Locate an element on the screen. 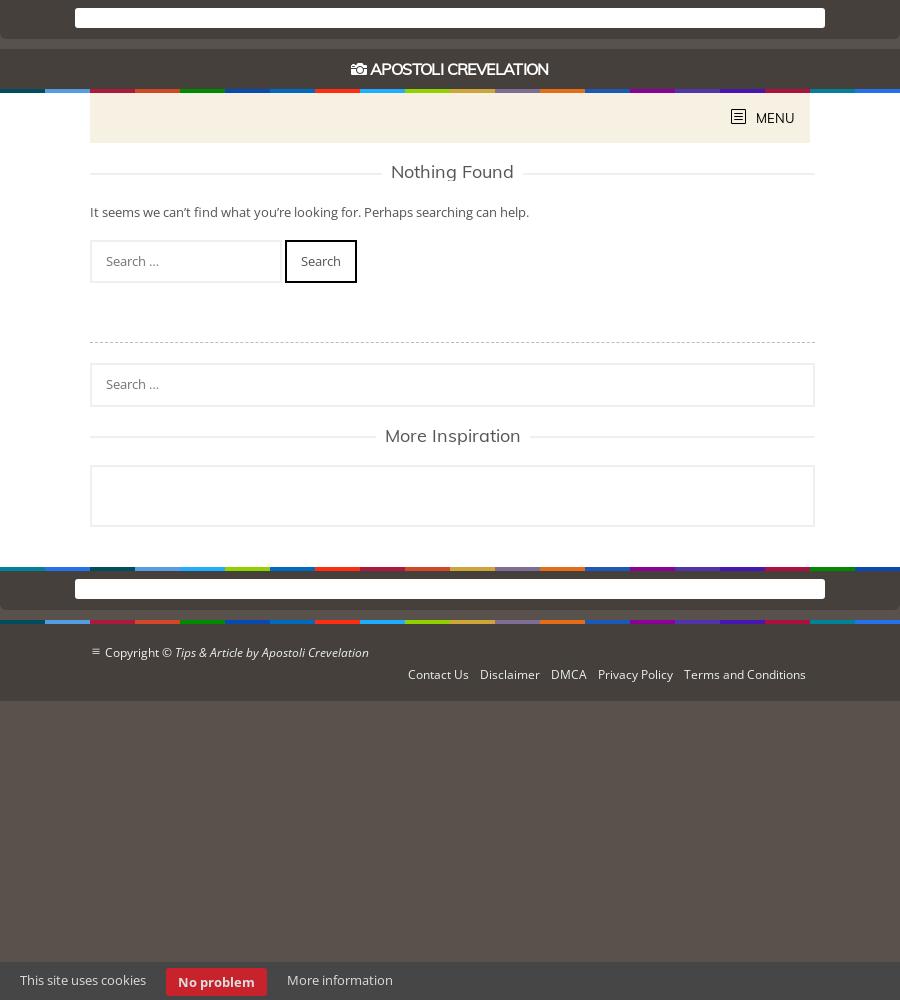 The width and height of the screenshot is (900, 1000). 'Disclaimer' is located at coordinates (478, 673).